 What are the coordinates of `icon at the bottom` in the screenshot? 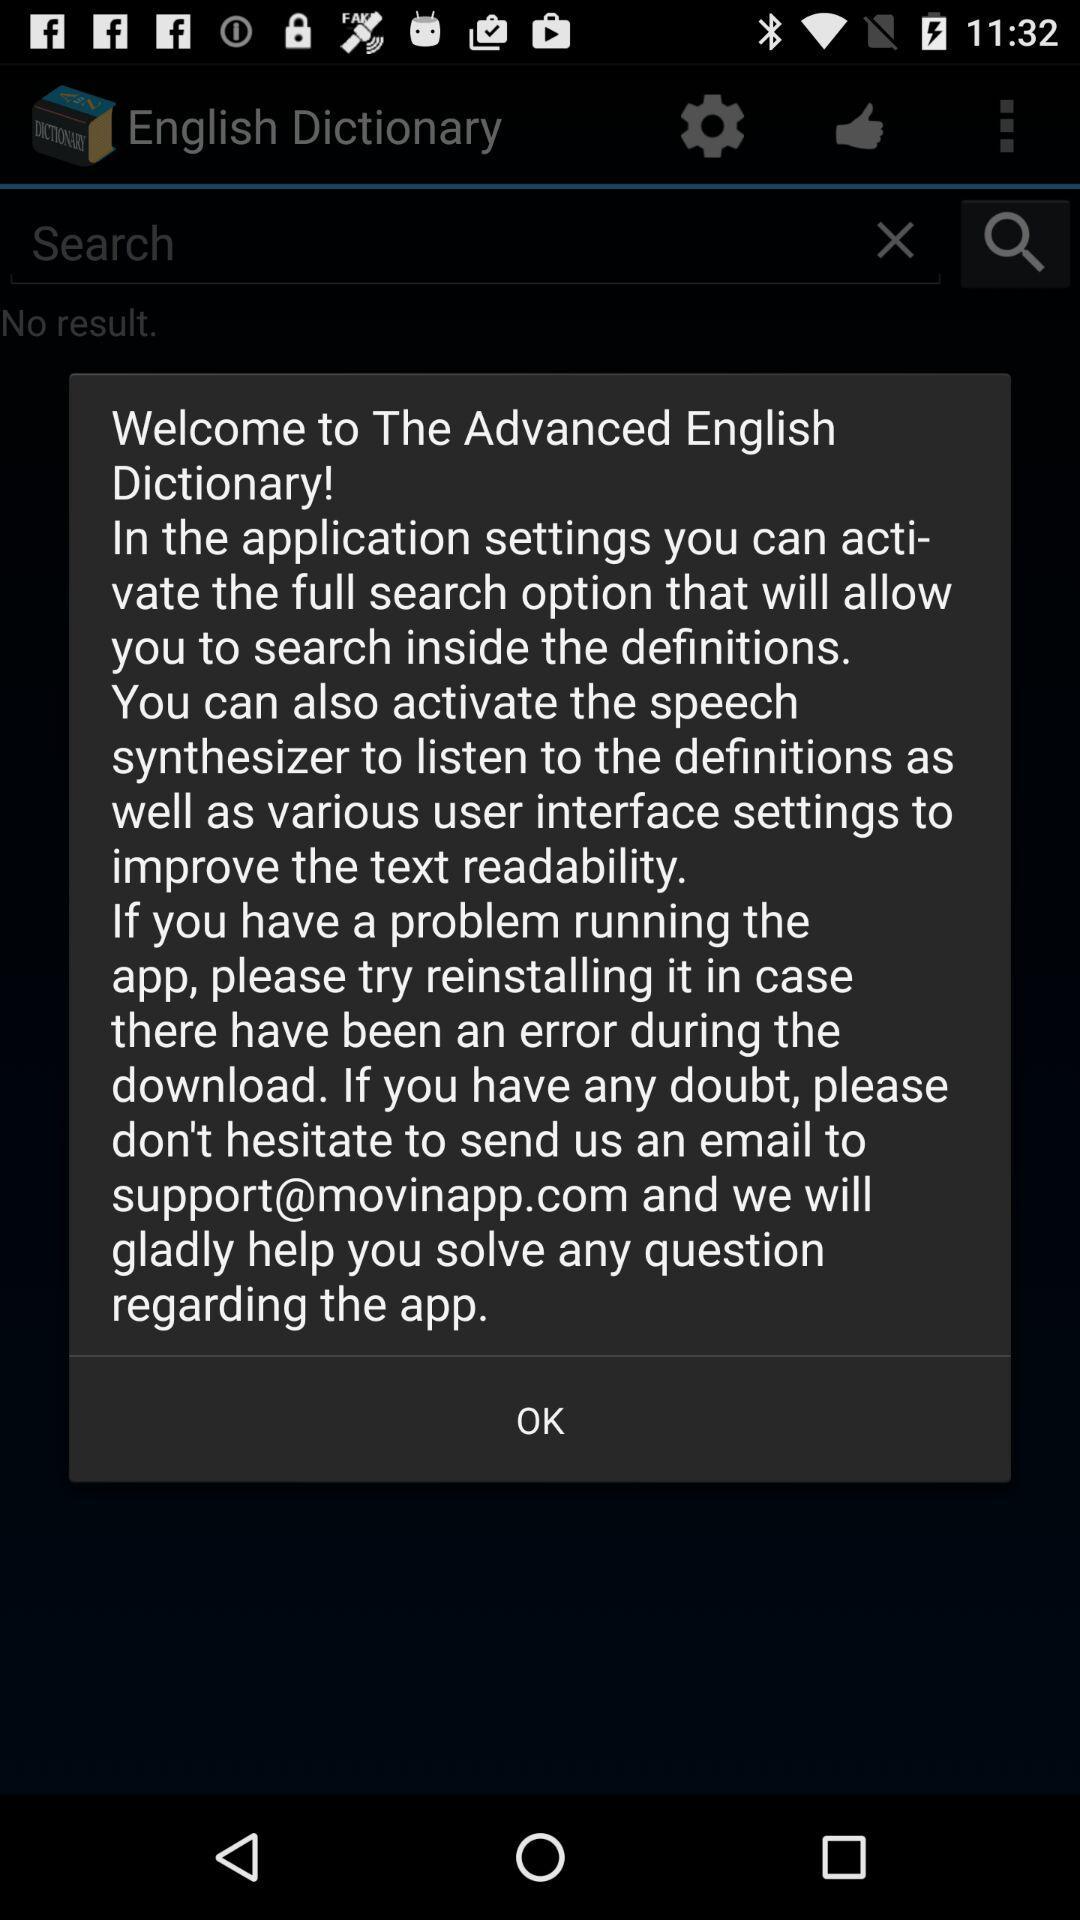 It's located at (540, 1418).